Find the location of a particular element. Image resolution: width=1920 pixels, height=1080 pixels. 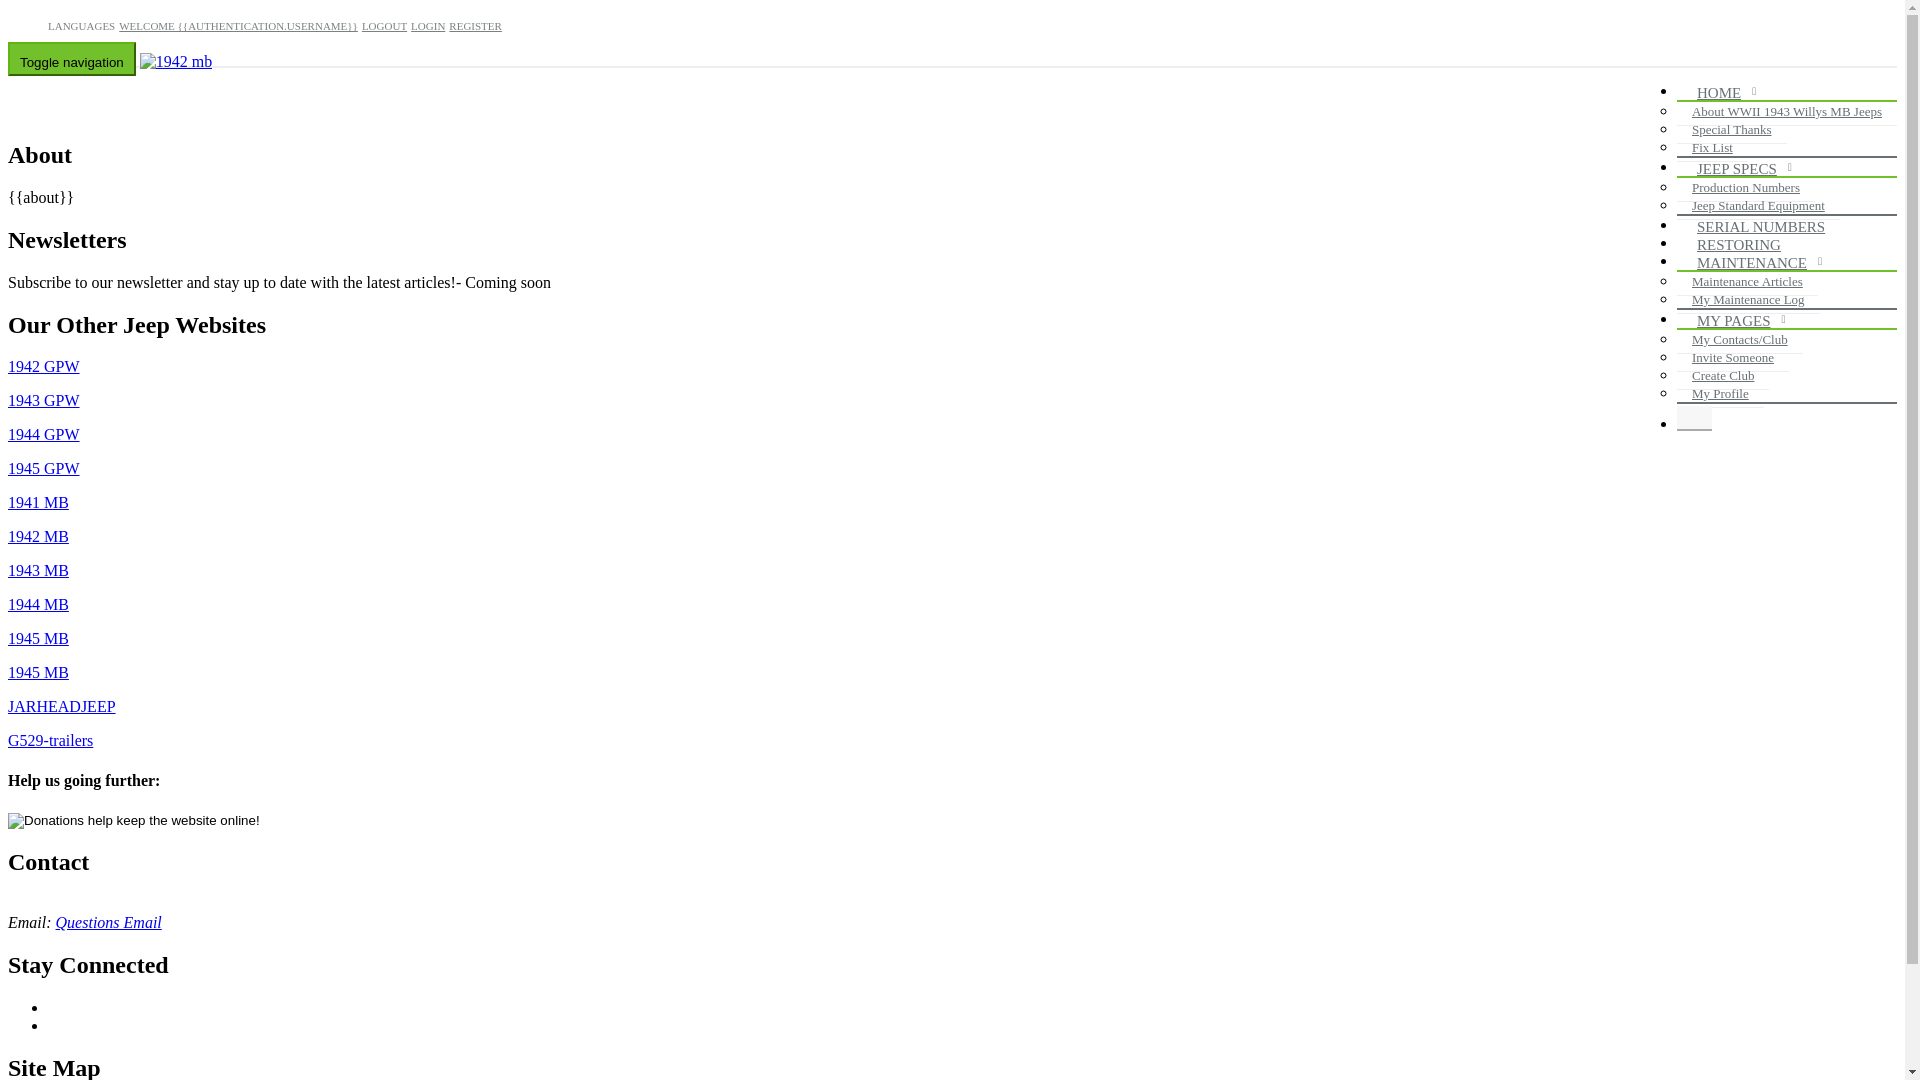

'My Maintenance Log' is located at coordinates (1747, 300).